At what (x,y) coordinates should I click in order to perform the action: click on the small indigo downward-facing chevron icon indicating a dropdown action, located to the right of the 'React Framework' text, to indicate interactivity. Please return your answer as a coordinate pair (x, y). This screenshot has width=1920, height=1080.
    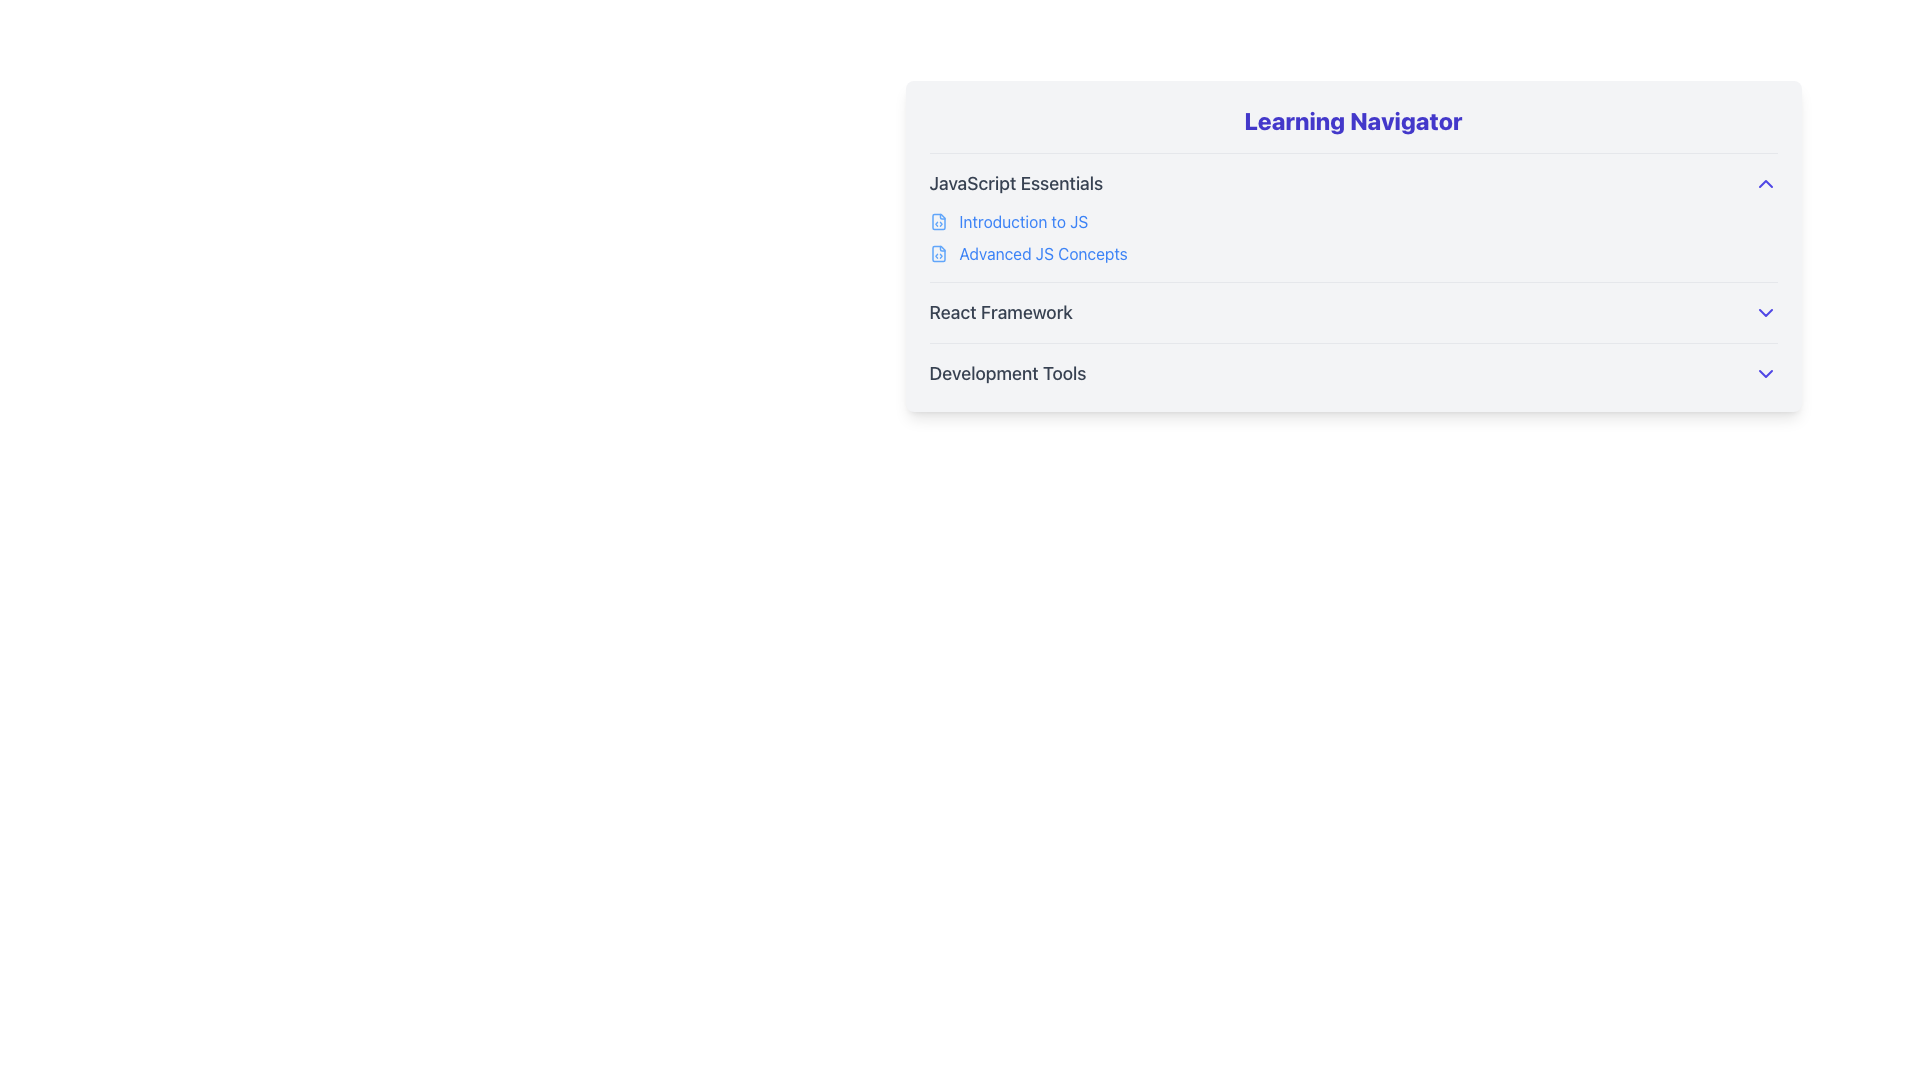
    Looking at the image, I should click on (1765, 312).